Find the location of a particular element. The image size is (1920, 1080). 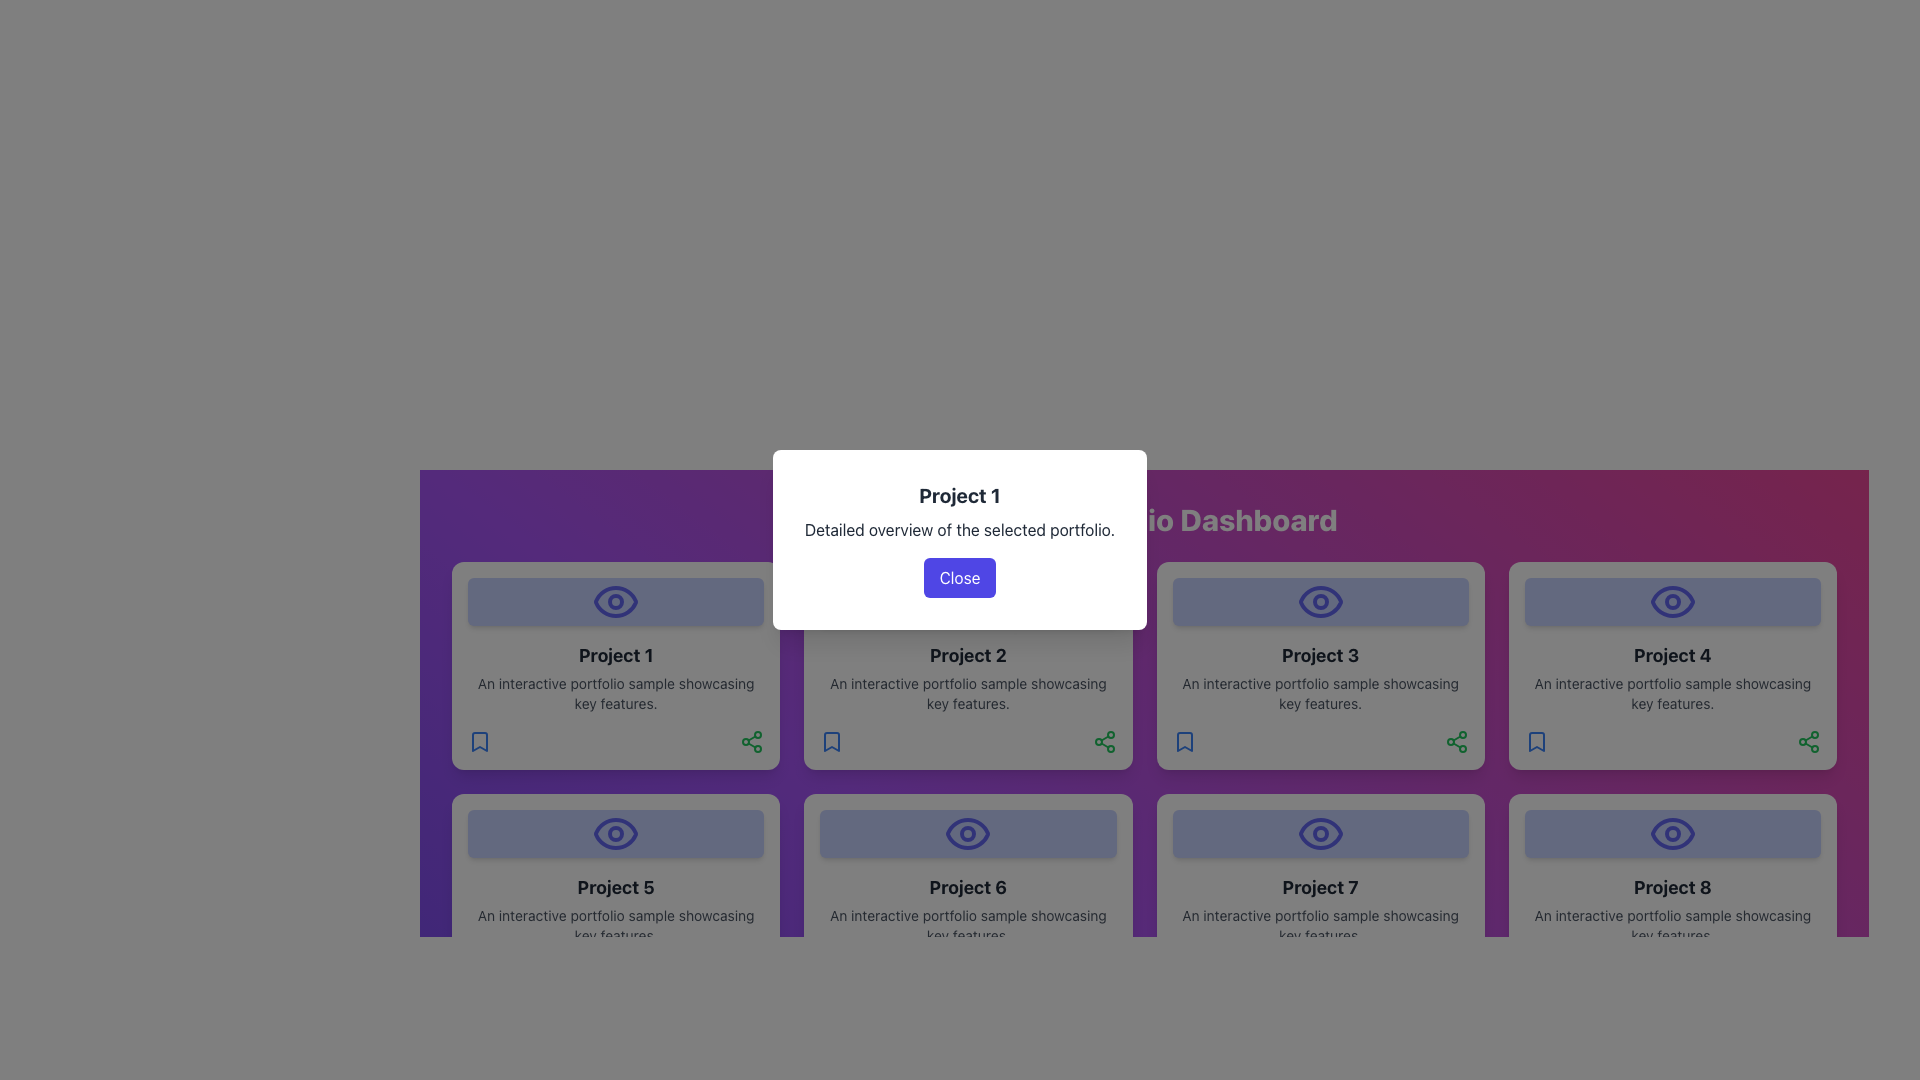

the text element providing a brief description of 'Project 7', located directly below the title text in the last column of the second row in the grid structure is located at coordinates (1320, 925).